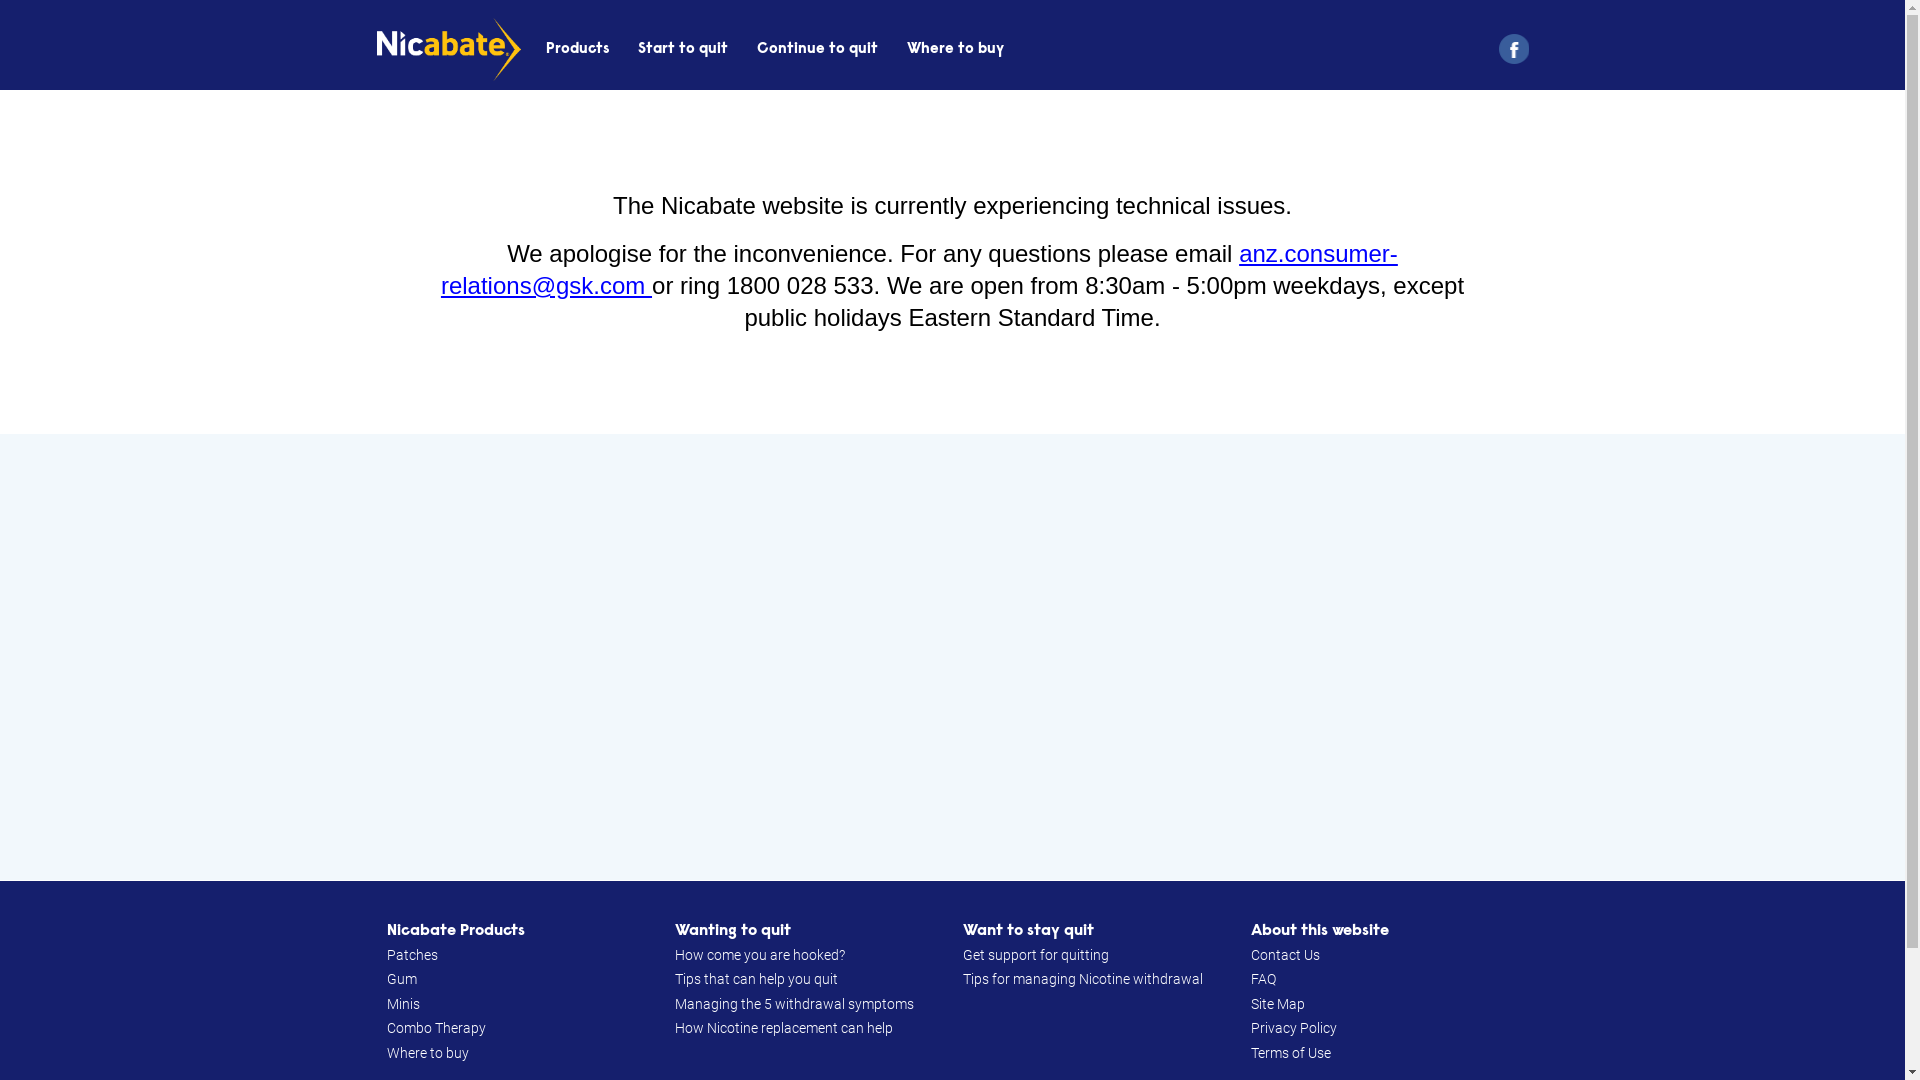 The height and width of the screenshot is (1080, 1920). What do you see at coordinates (673, 930) in the screenshot?
I see `'Wanting to quit'` at bounding box center [673, 930].